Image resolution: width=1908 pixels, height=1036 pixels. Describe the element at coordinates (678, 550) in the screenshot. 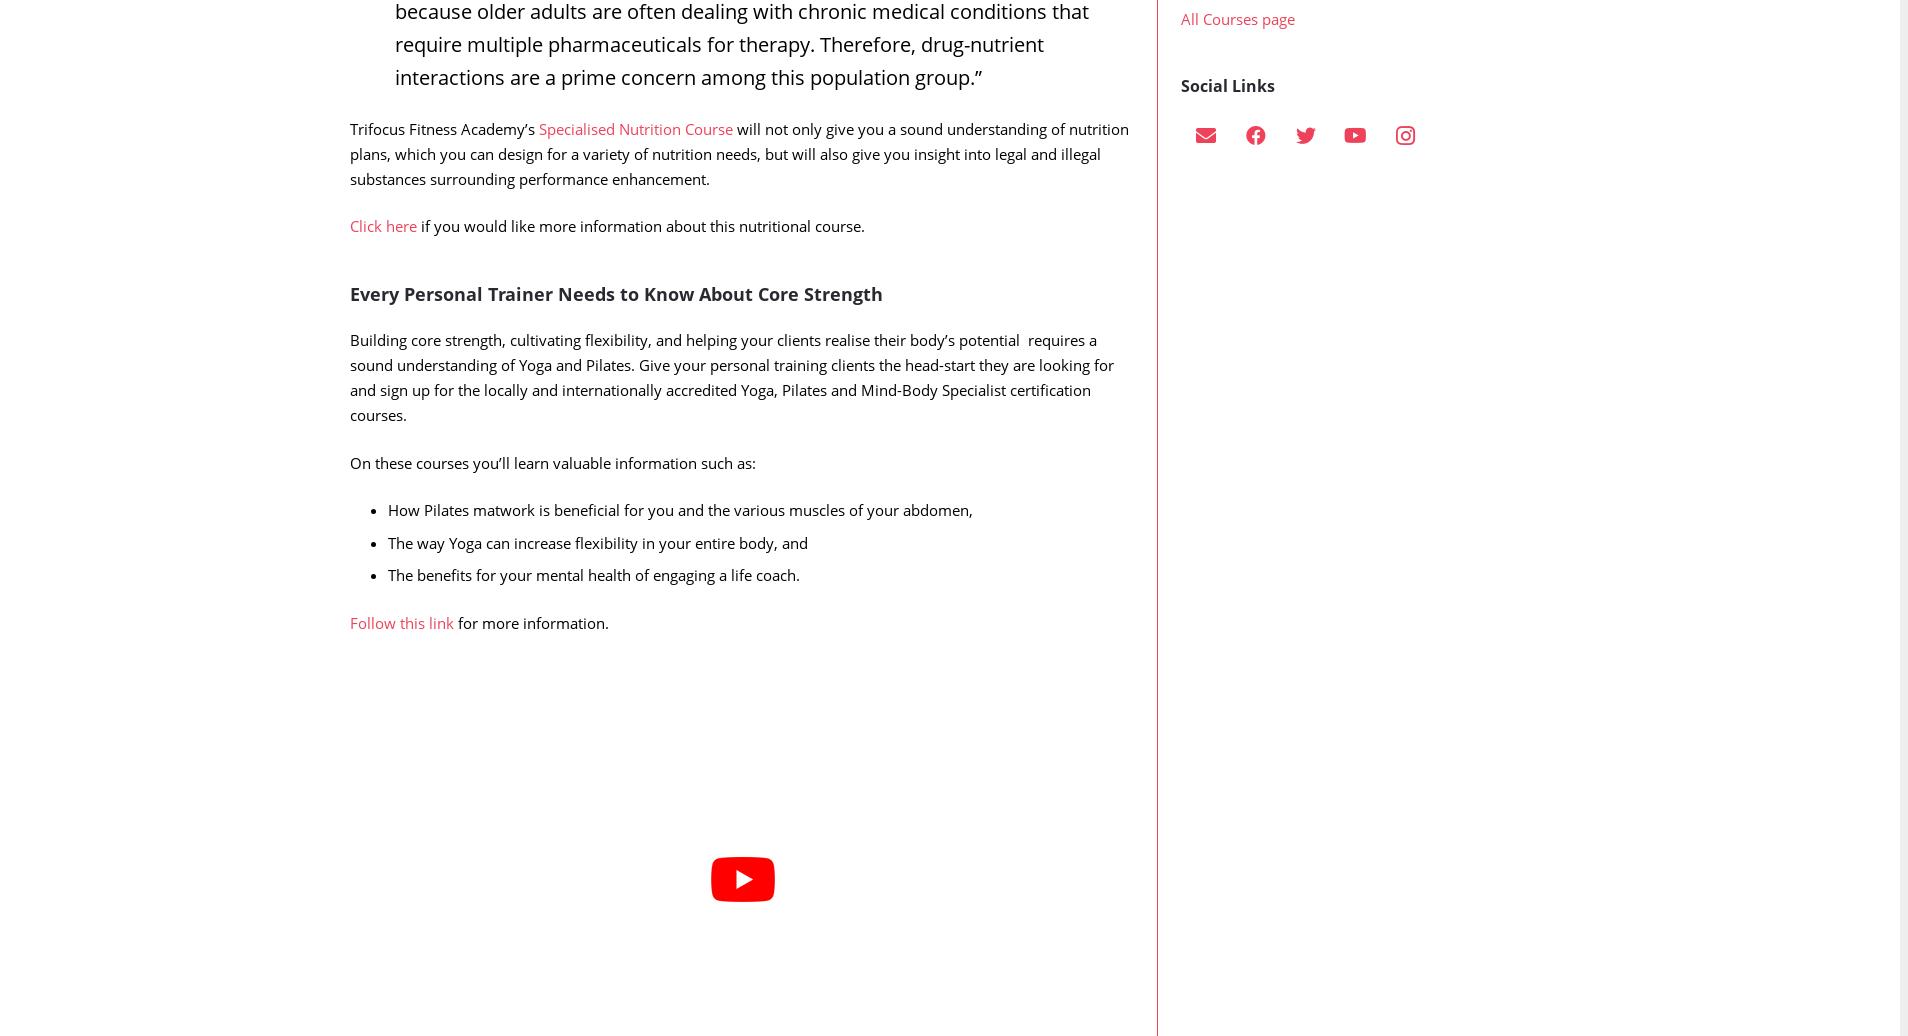

I see `'How Pilates matwork is beneficial for you and the various muscles of your abdomen,'` at that location.